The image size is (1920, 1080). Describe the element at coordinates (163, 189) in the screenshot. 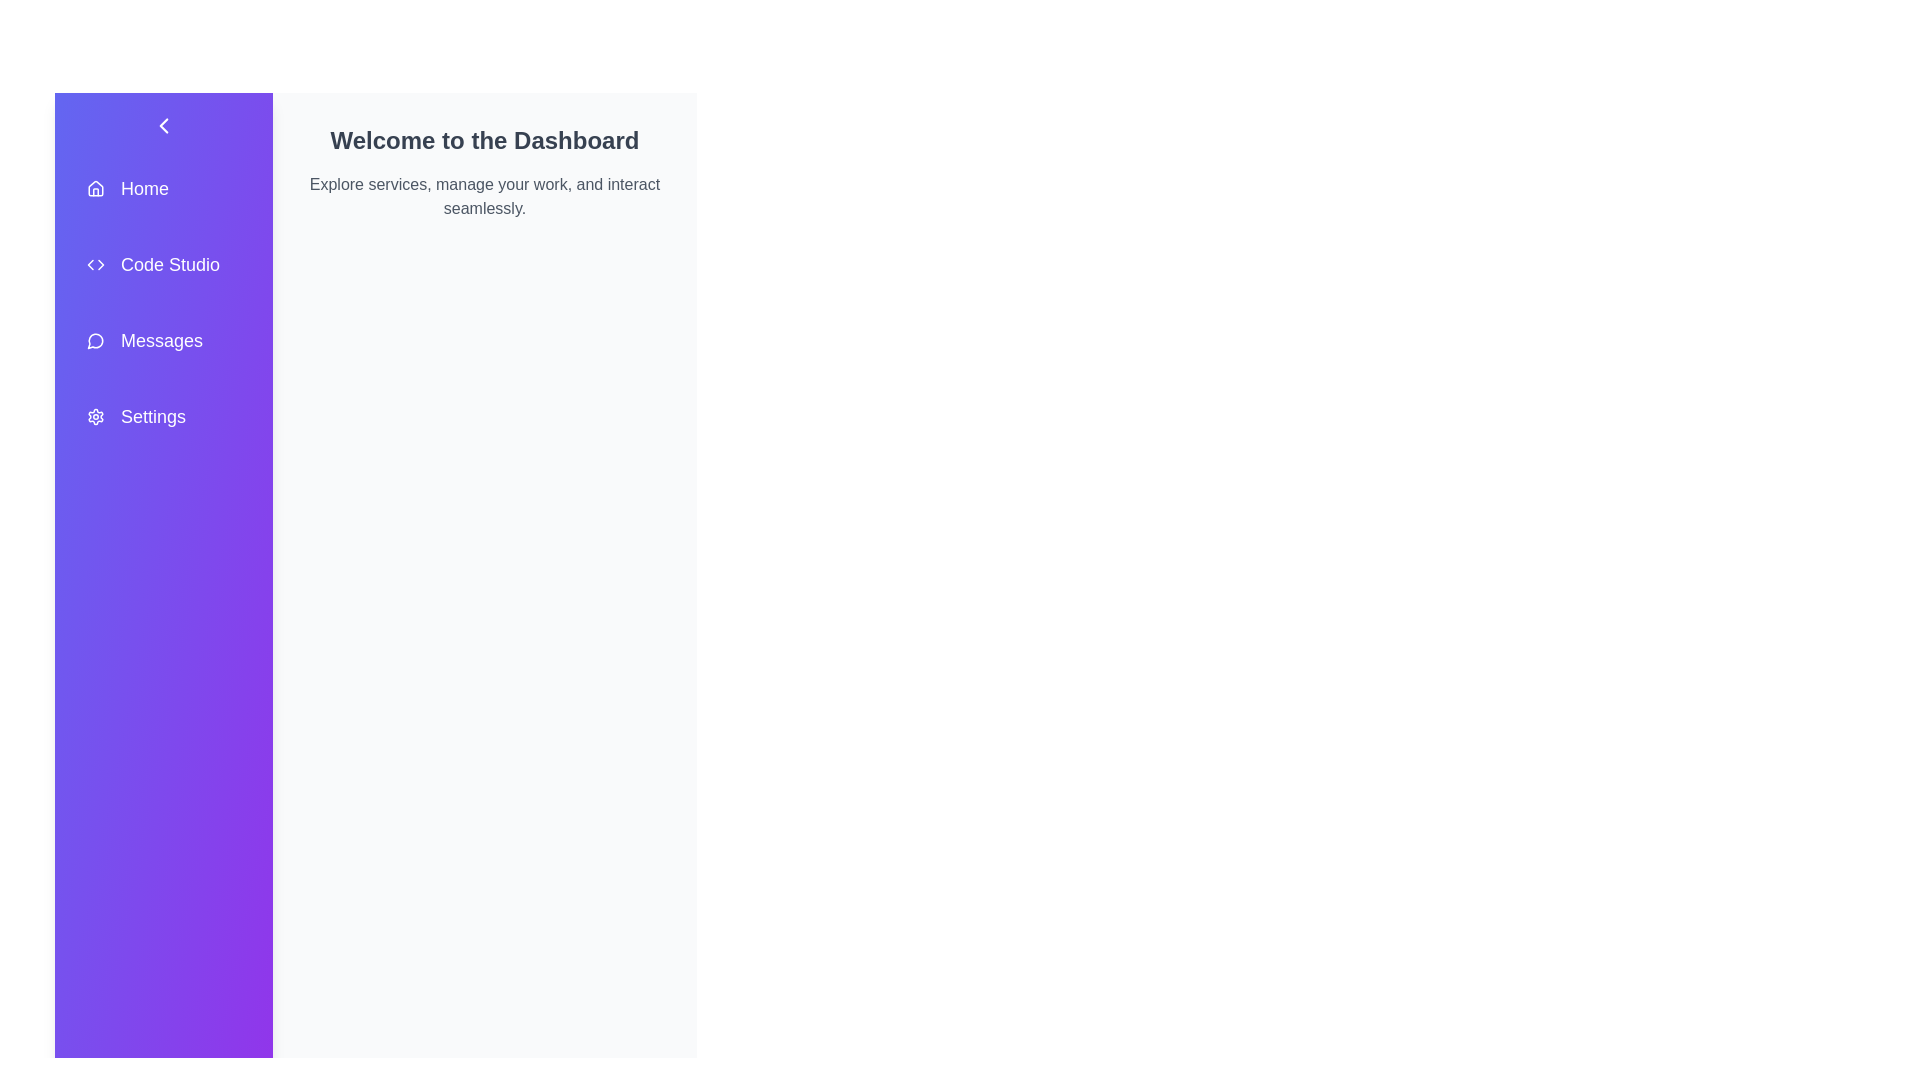

I see `the menu item labeled 'Home' to observe its hover effect` at that location.